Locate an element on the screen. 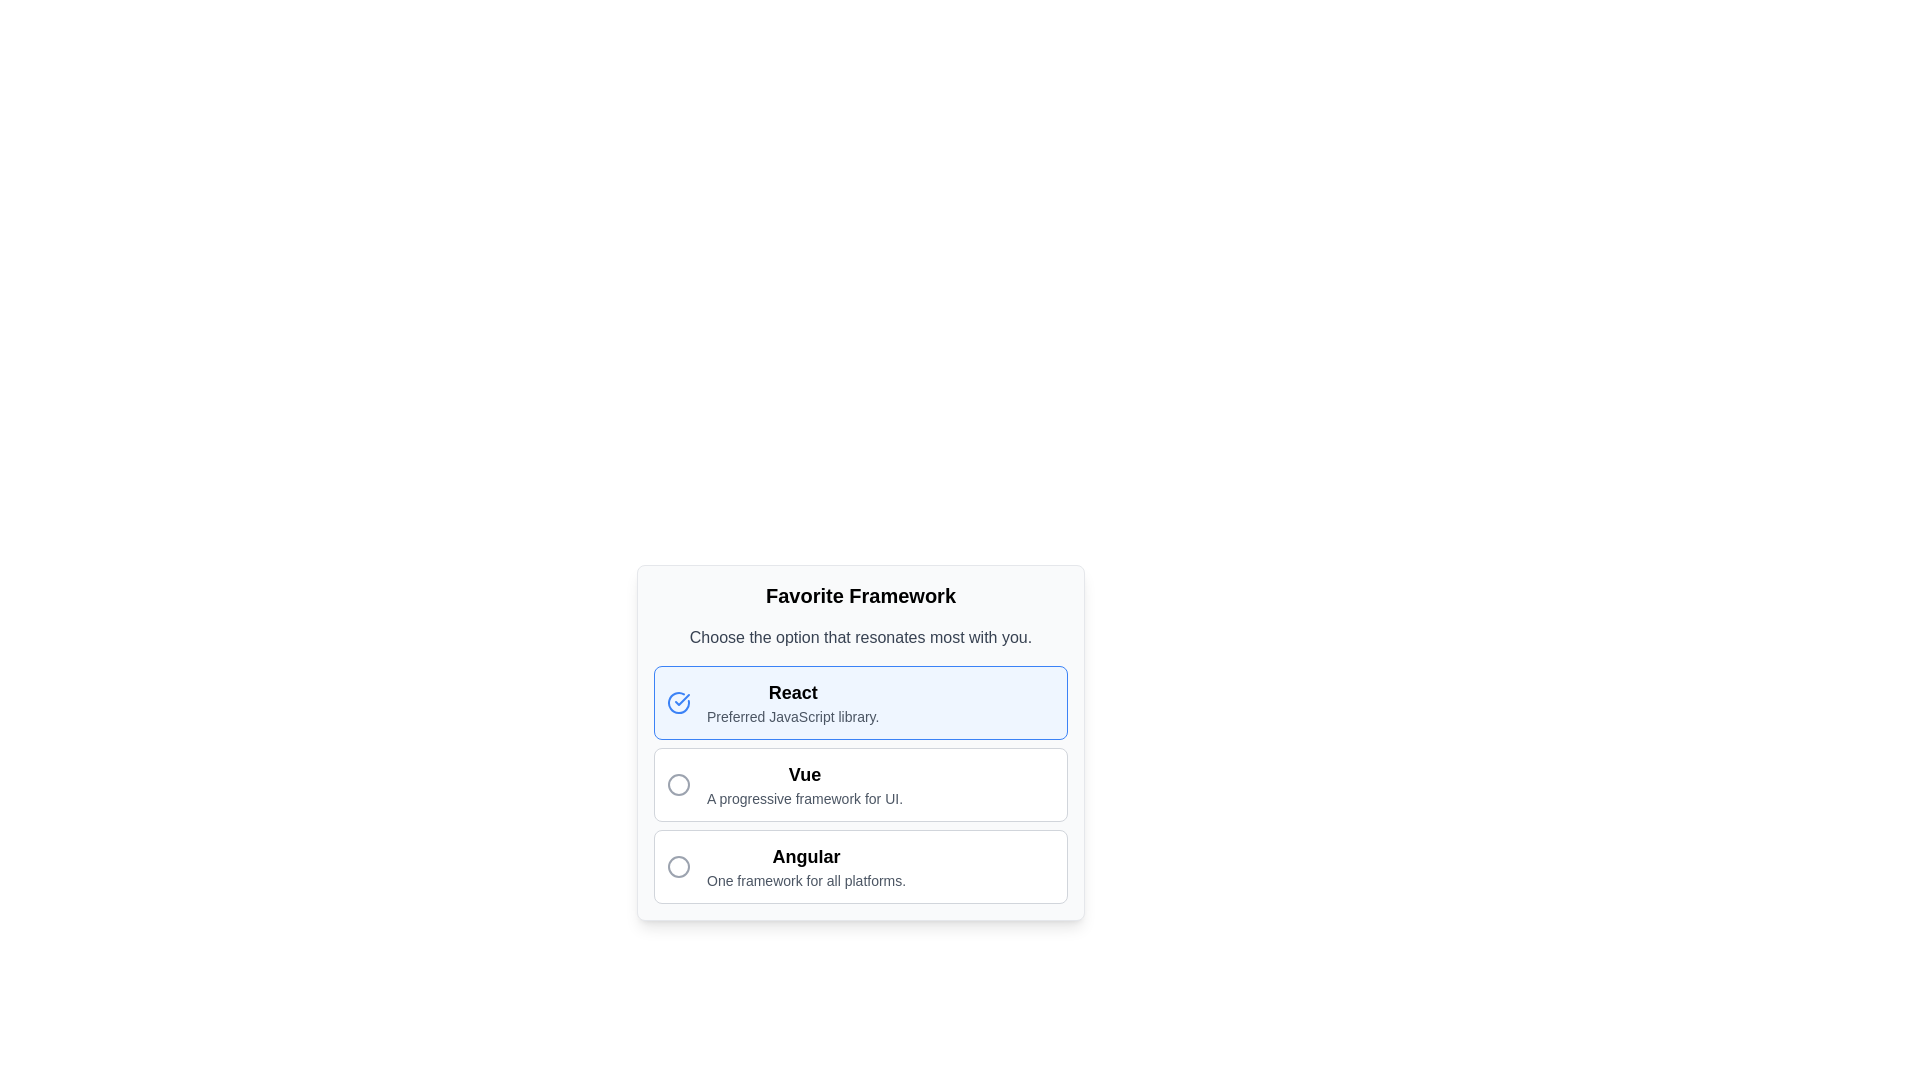 This screenshot has height=1080, width=1920. the informational text label providing details about the 'React' option in the 'Favorite Framework' selection list, located directly below the 'React' text is located at coordinates (792, 716).